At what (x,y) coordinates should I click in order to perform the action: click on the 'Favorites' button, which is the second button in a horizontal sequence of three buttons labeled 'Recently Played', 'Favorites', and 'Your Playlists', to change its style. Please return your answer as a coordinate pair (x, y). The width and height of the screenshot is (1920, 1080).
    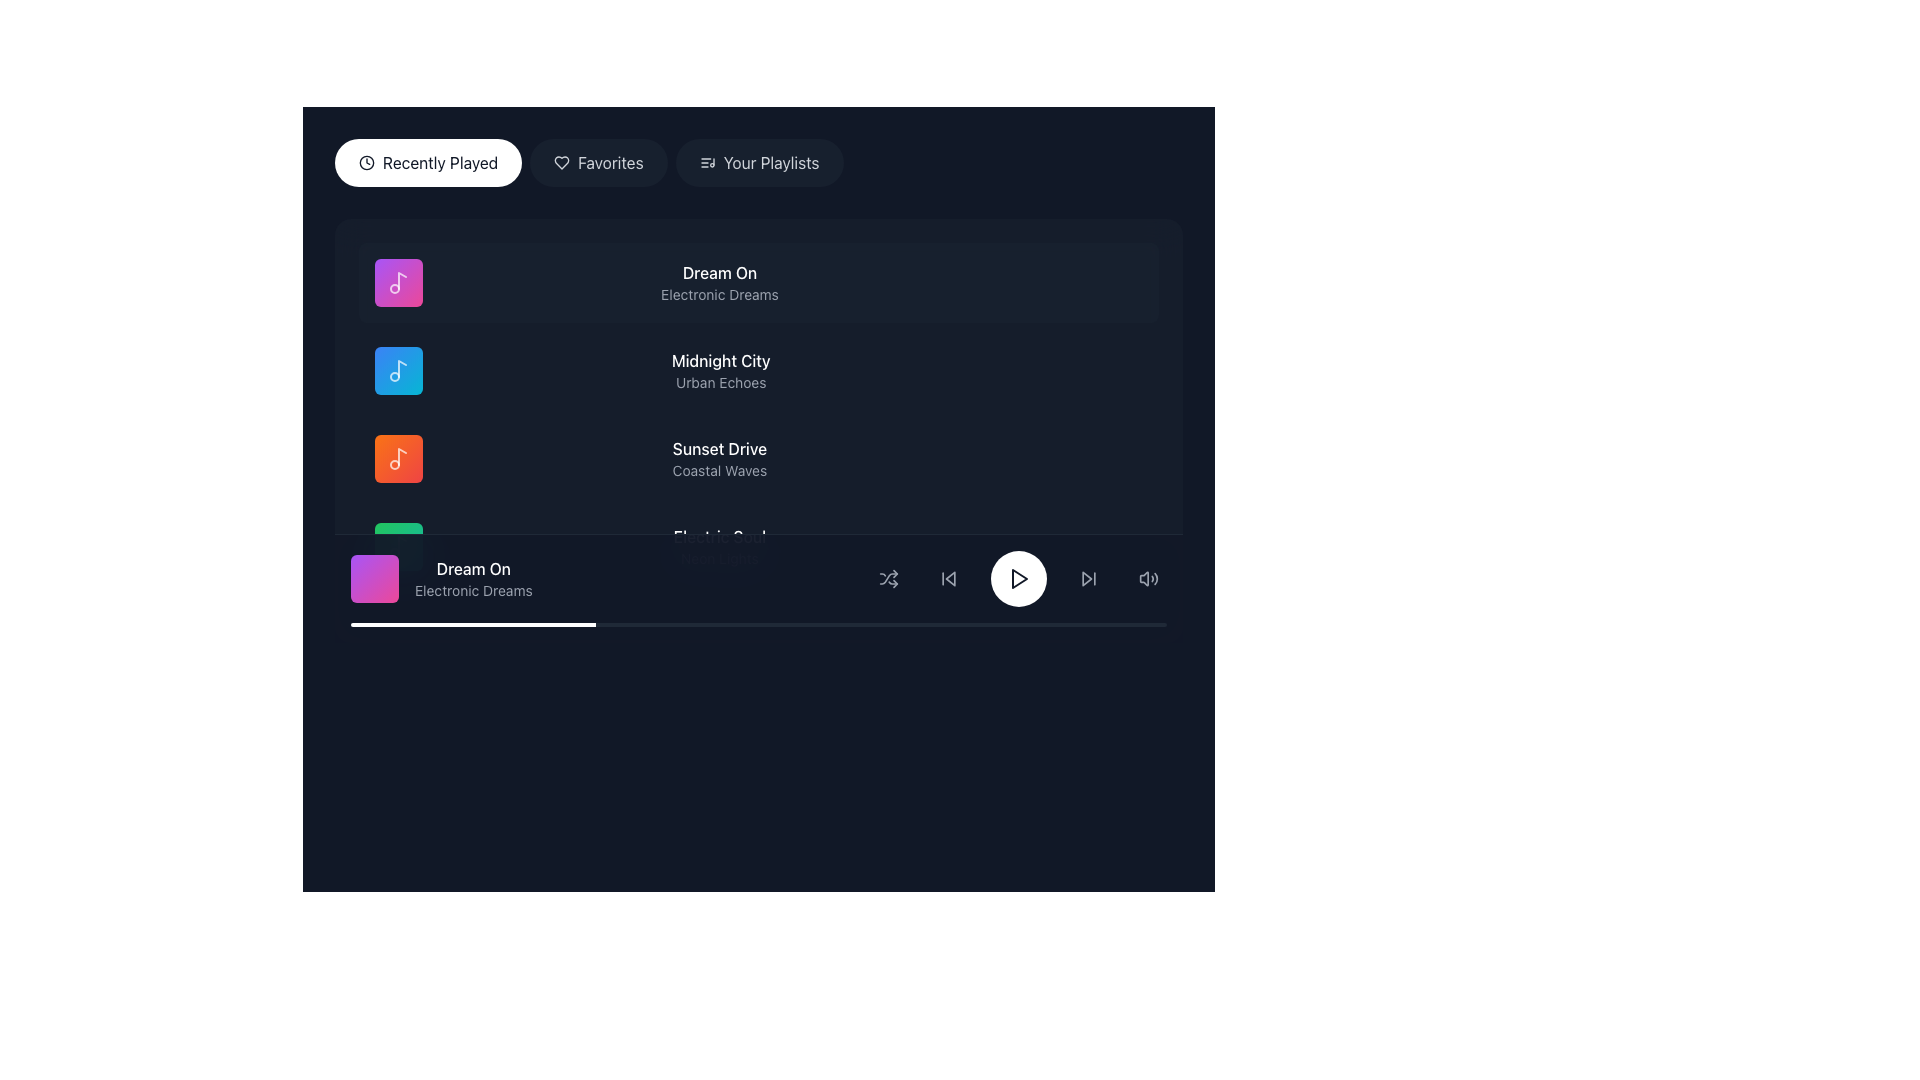
    Looking at the image, I should click on (597, 161).